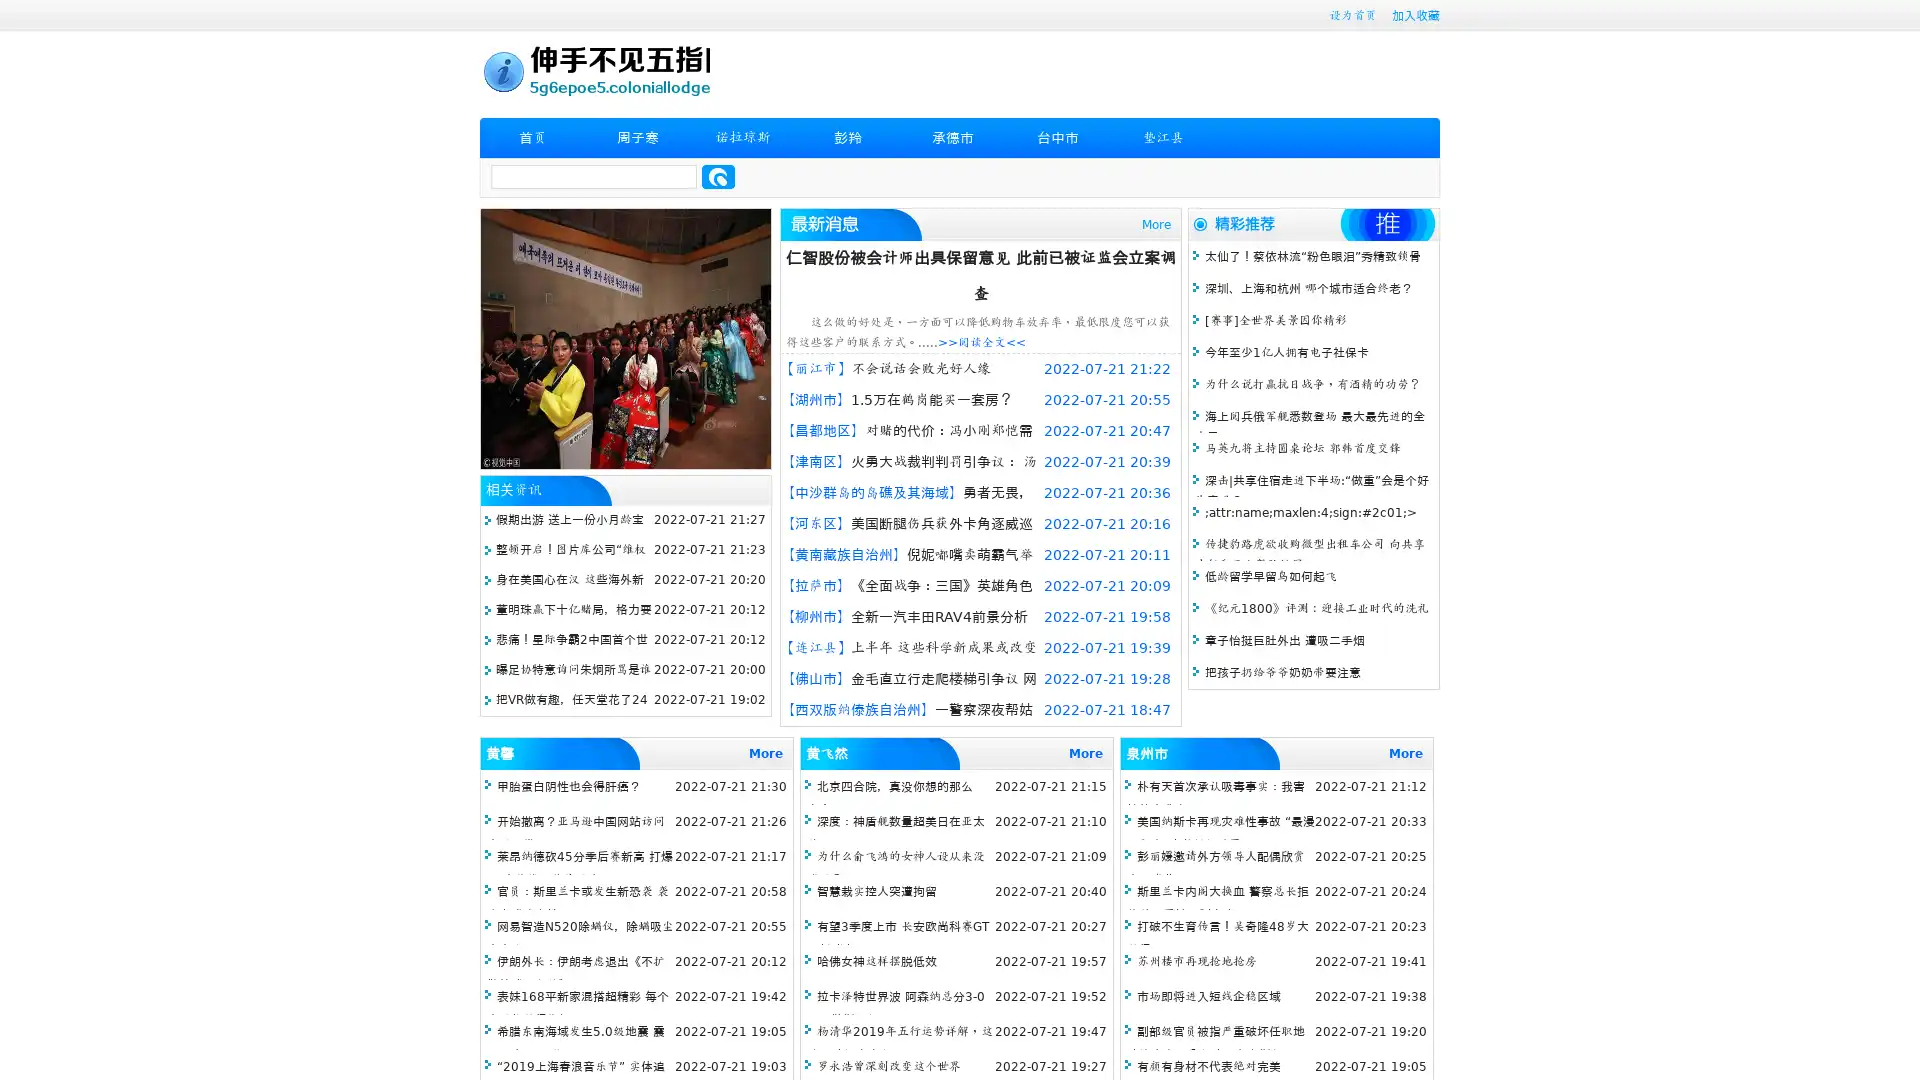 This screenshot has width=1920, height=1080. I want to click on Search, so click(718, 176).